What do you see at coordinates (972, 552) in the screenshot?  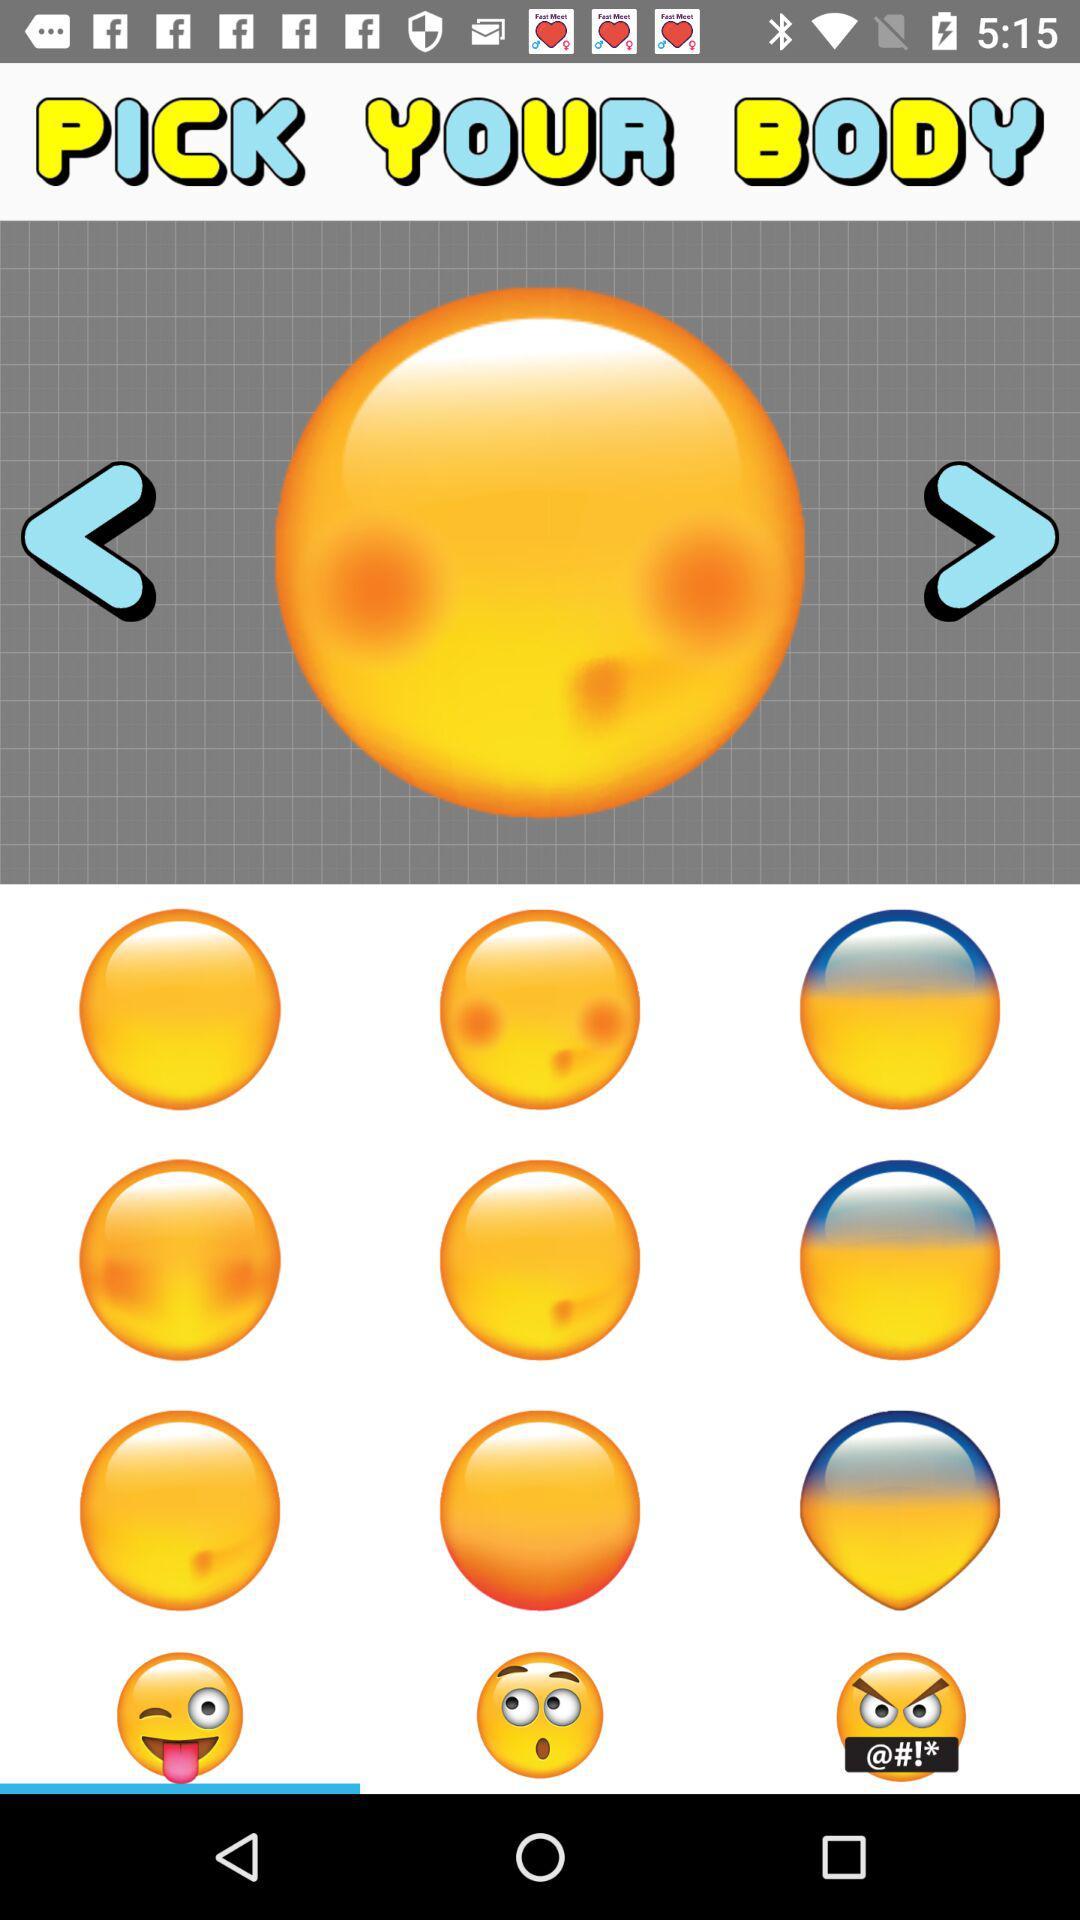 I see `the arrow_forward icon` at bounding box center [972, 552].